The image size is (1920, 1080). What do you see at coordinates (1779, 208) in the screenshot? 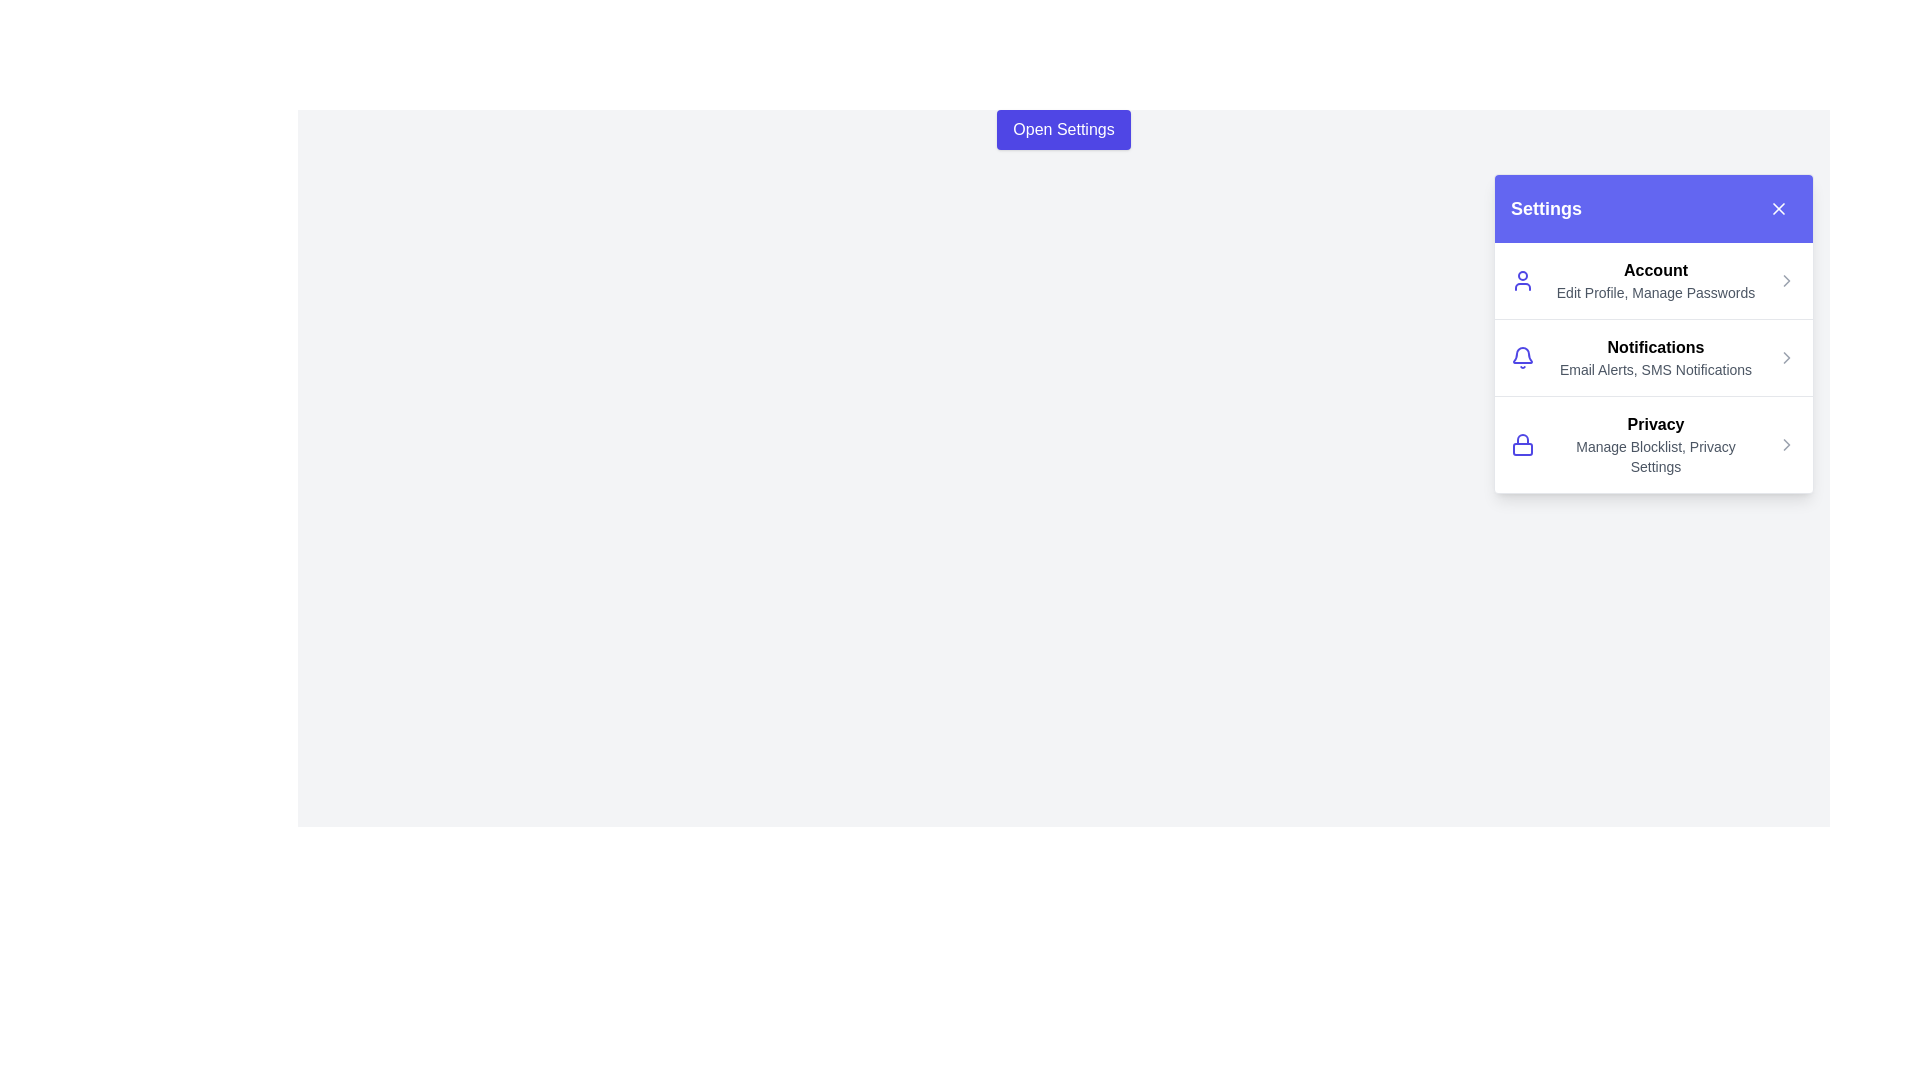
I see `the Close Button with Icon located in the top-right corner of the Settings popup` at bounding box center [1779, 208].